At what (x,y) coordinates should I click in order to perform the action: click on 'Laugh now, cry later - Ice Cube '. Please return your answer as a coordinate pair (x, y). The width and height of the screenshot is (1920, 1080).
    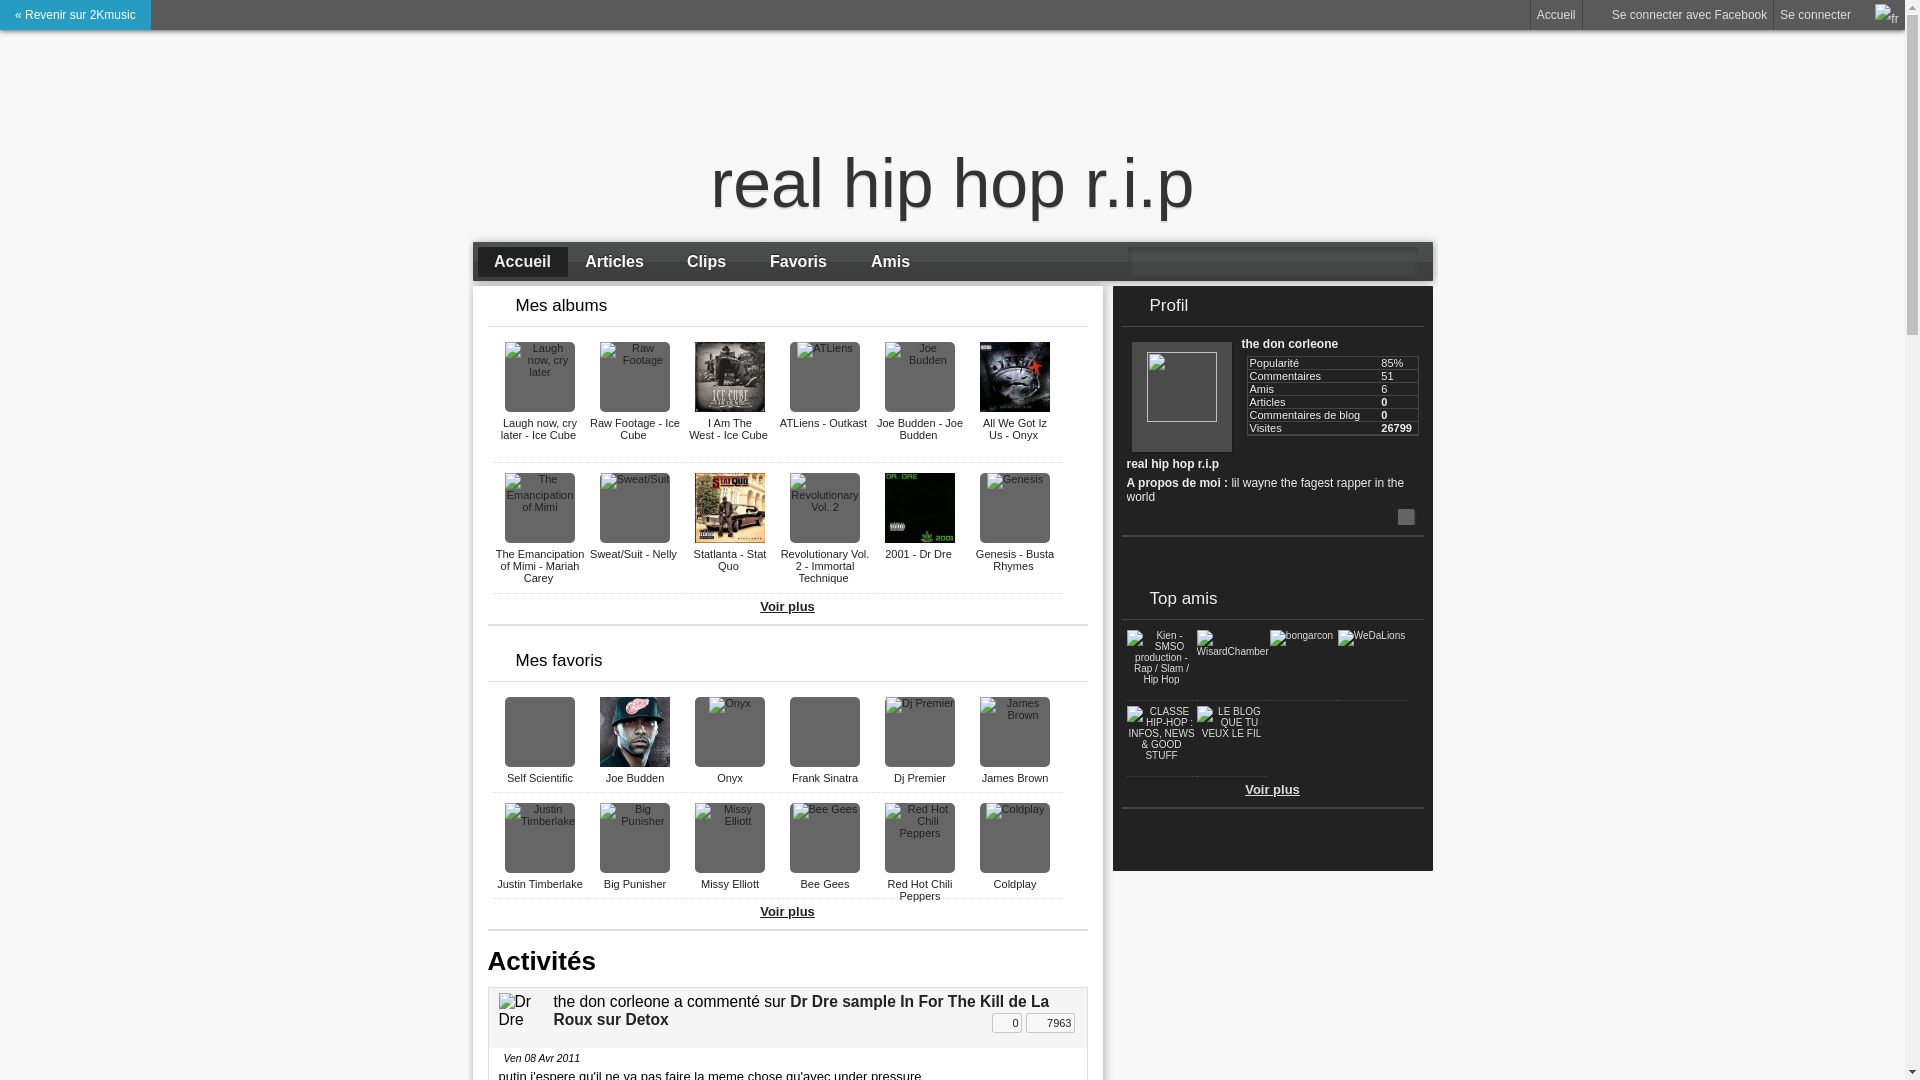
    Looking at the image, I should click on (539, 427).